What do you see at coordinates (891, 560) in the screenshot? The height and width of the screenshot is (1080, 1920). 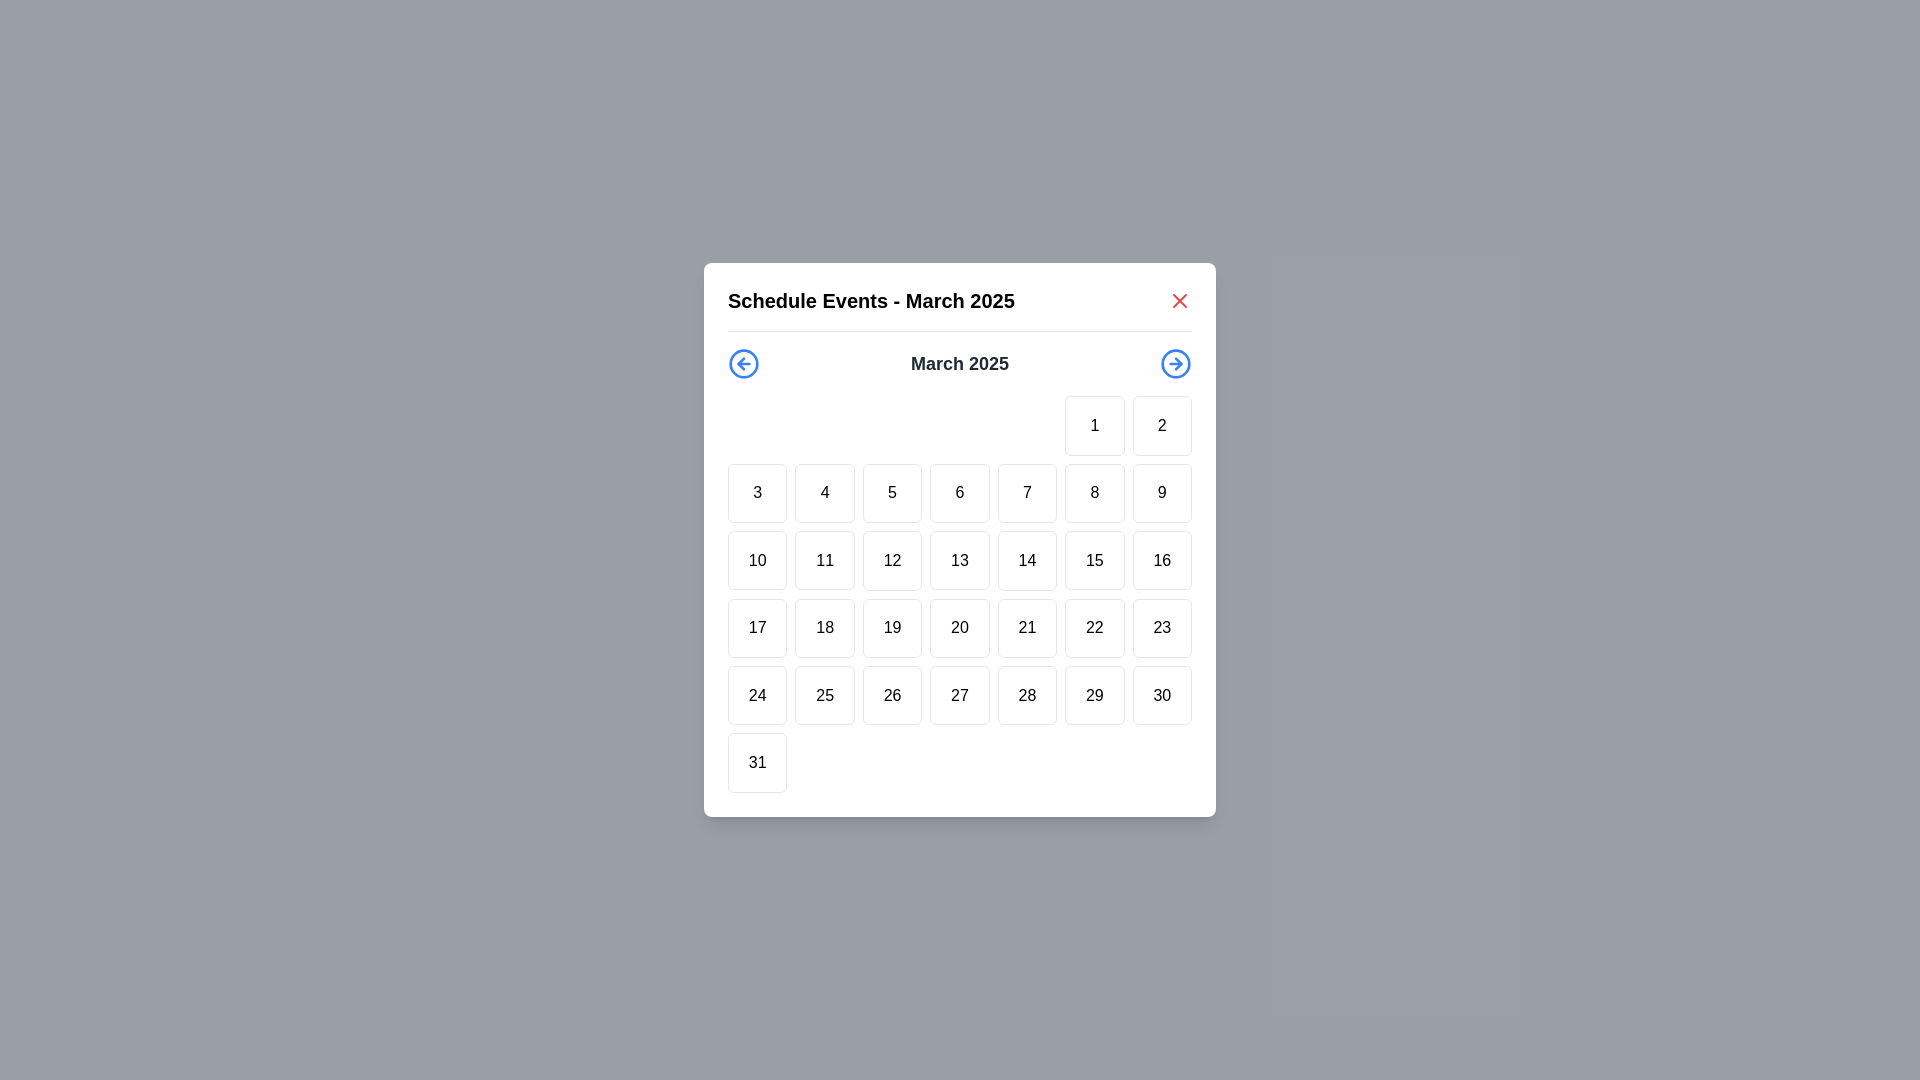 I see `the square-shaped button containing the numeric text '12'` at bounding box center [891, 560].